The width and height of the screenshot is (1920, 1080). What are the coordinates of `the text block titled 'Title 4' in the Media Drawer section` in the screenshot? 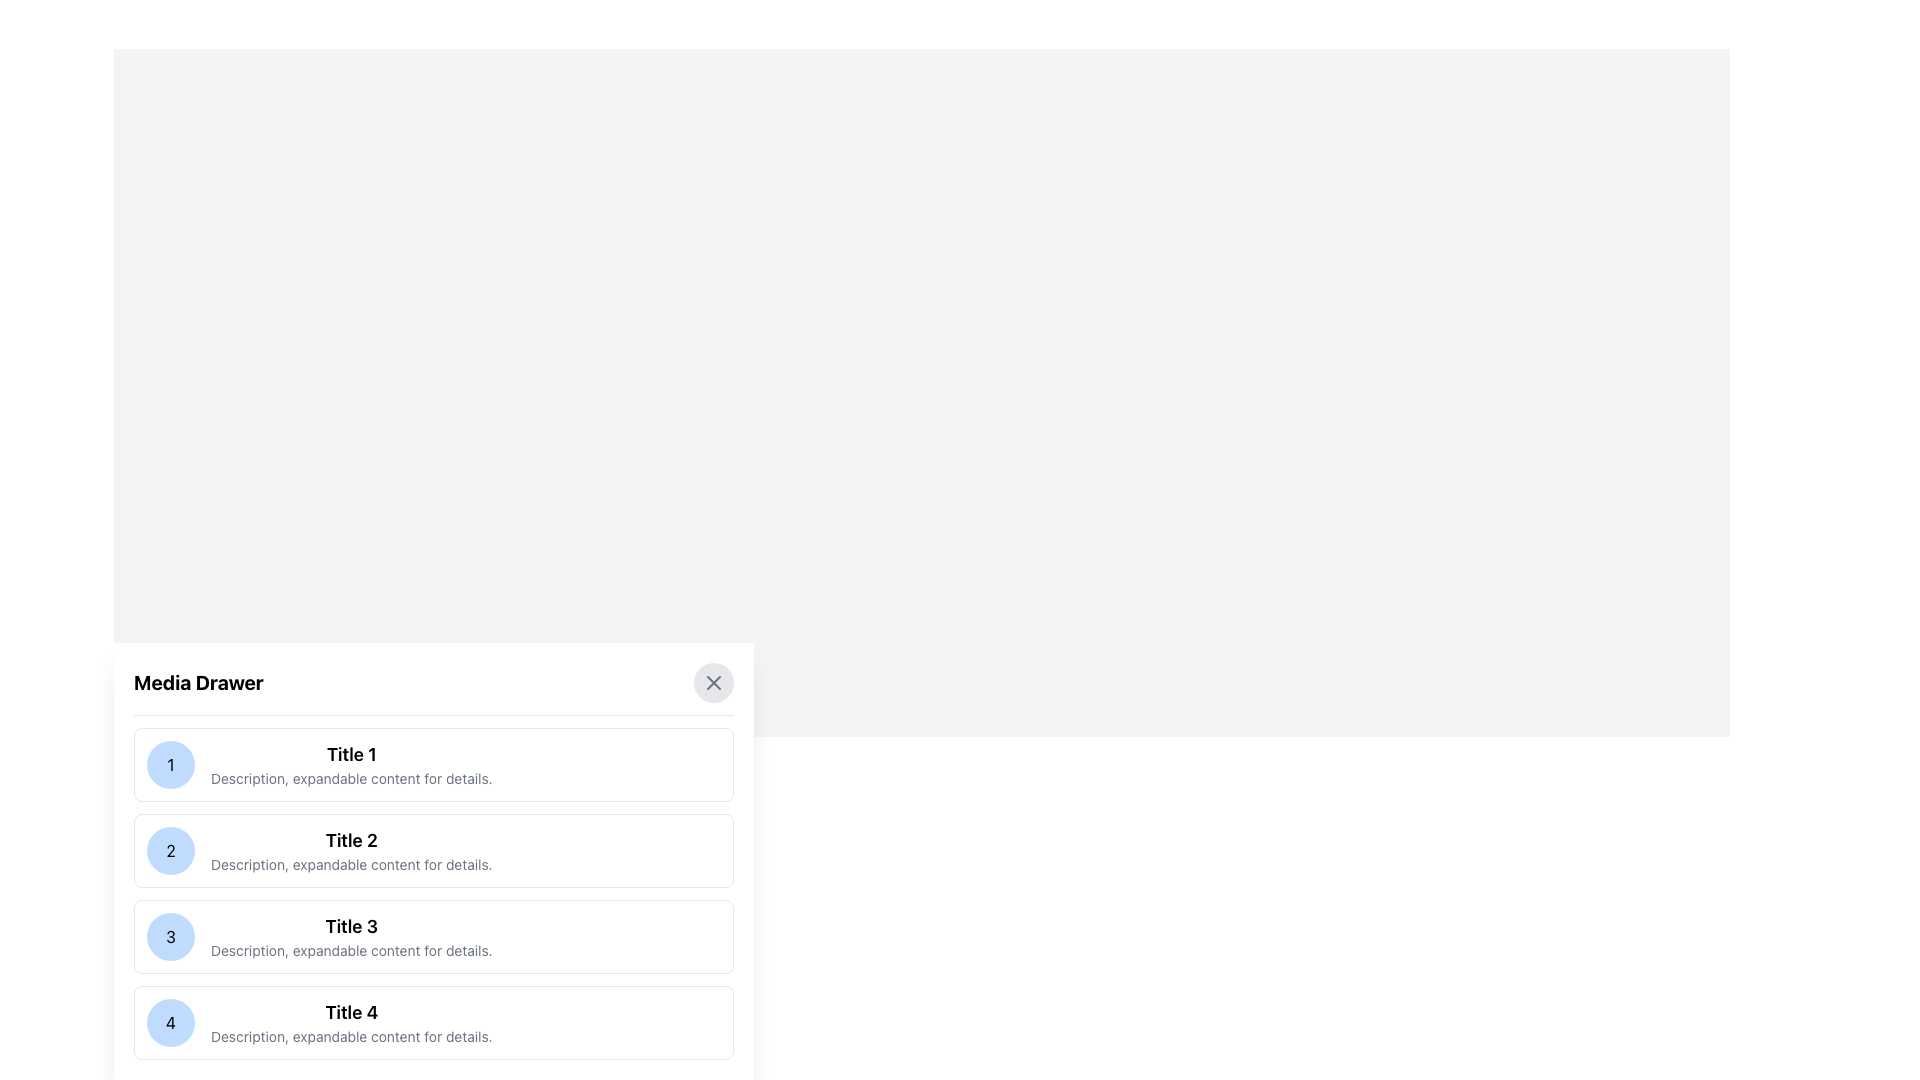 It's located at (351, 1022).